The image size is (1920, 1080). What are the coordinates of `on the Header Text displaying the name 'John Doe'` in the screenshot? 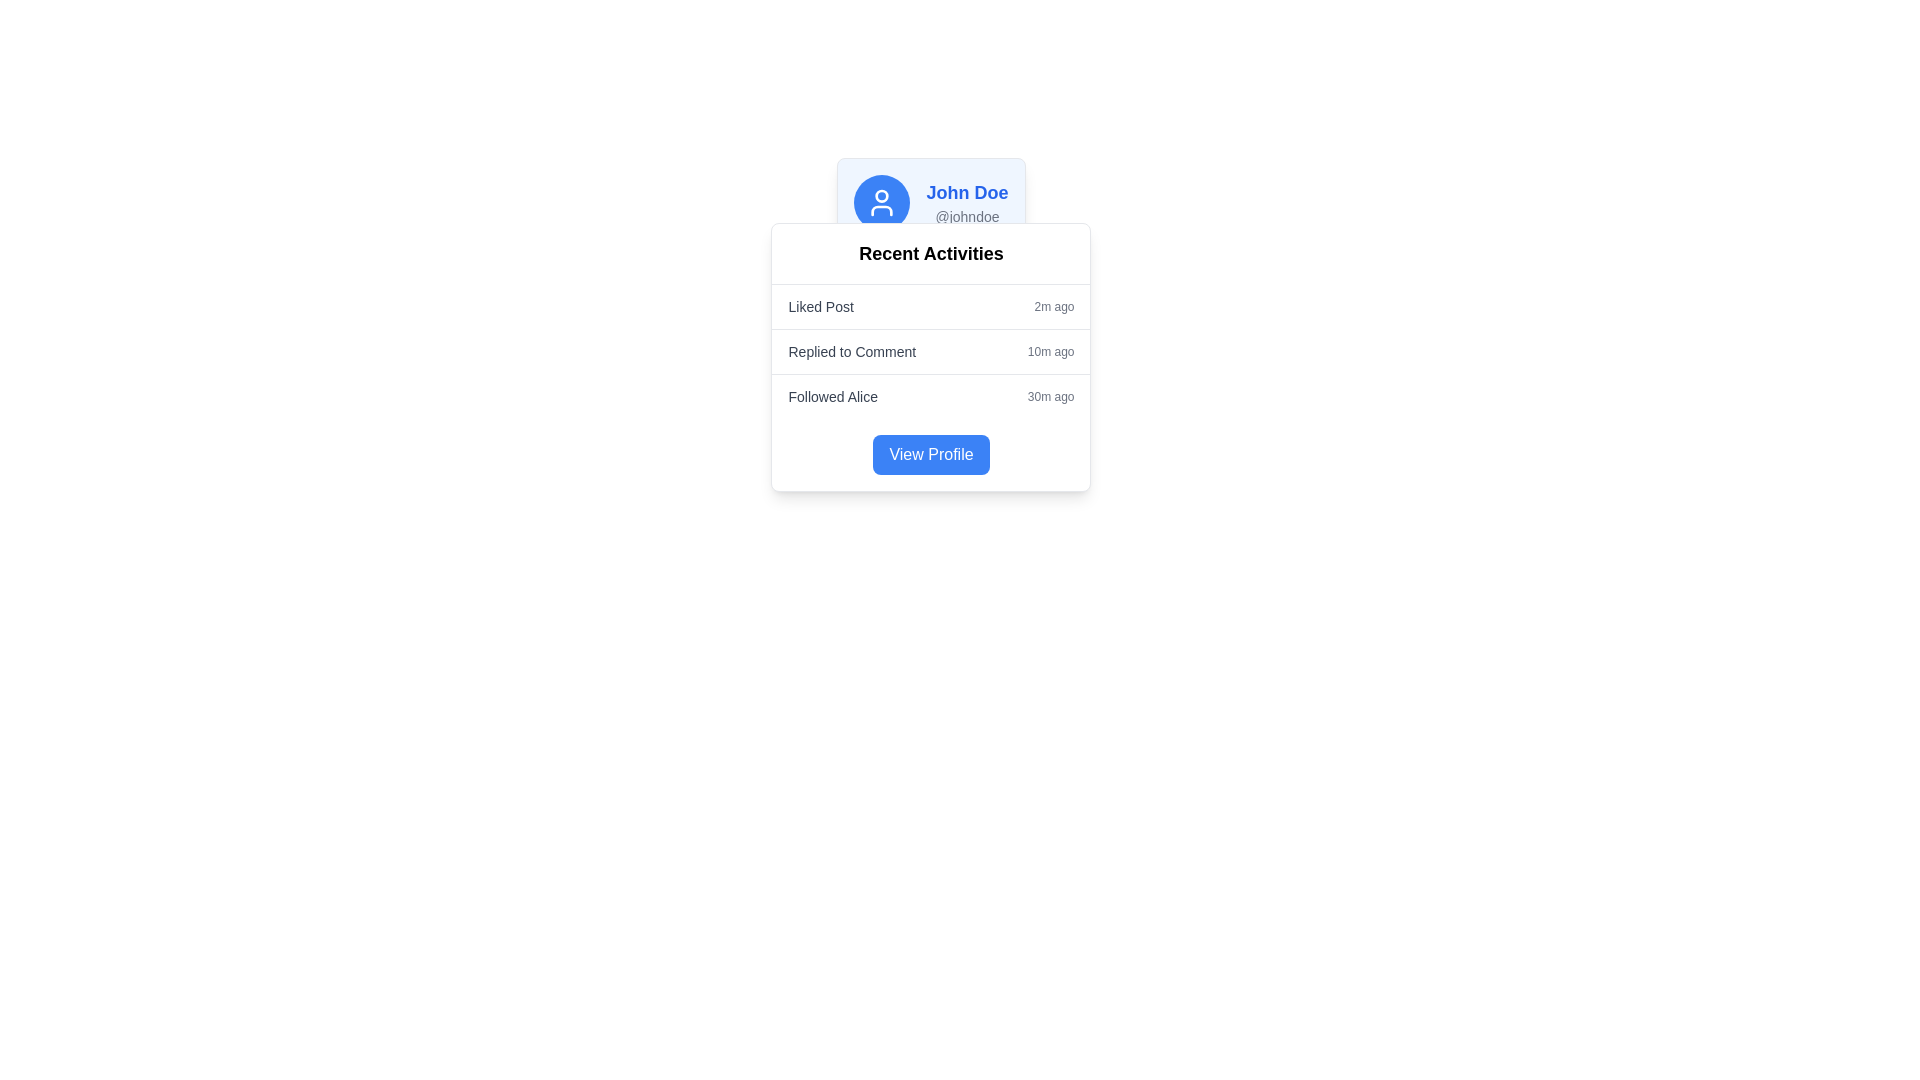 It's located at (966, 192).